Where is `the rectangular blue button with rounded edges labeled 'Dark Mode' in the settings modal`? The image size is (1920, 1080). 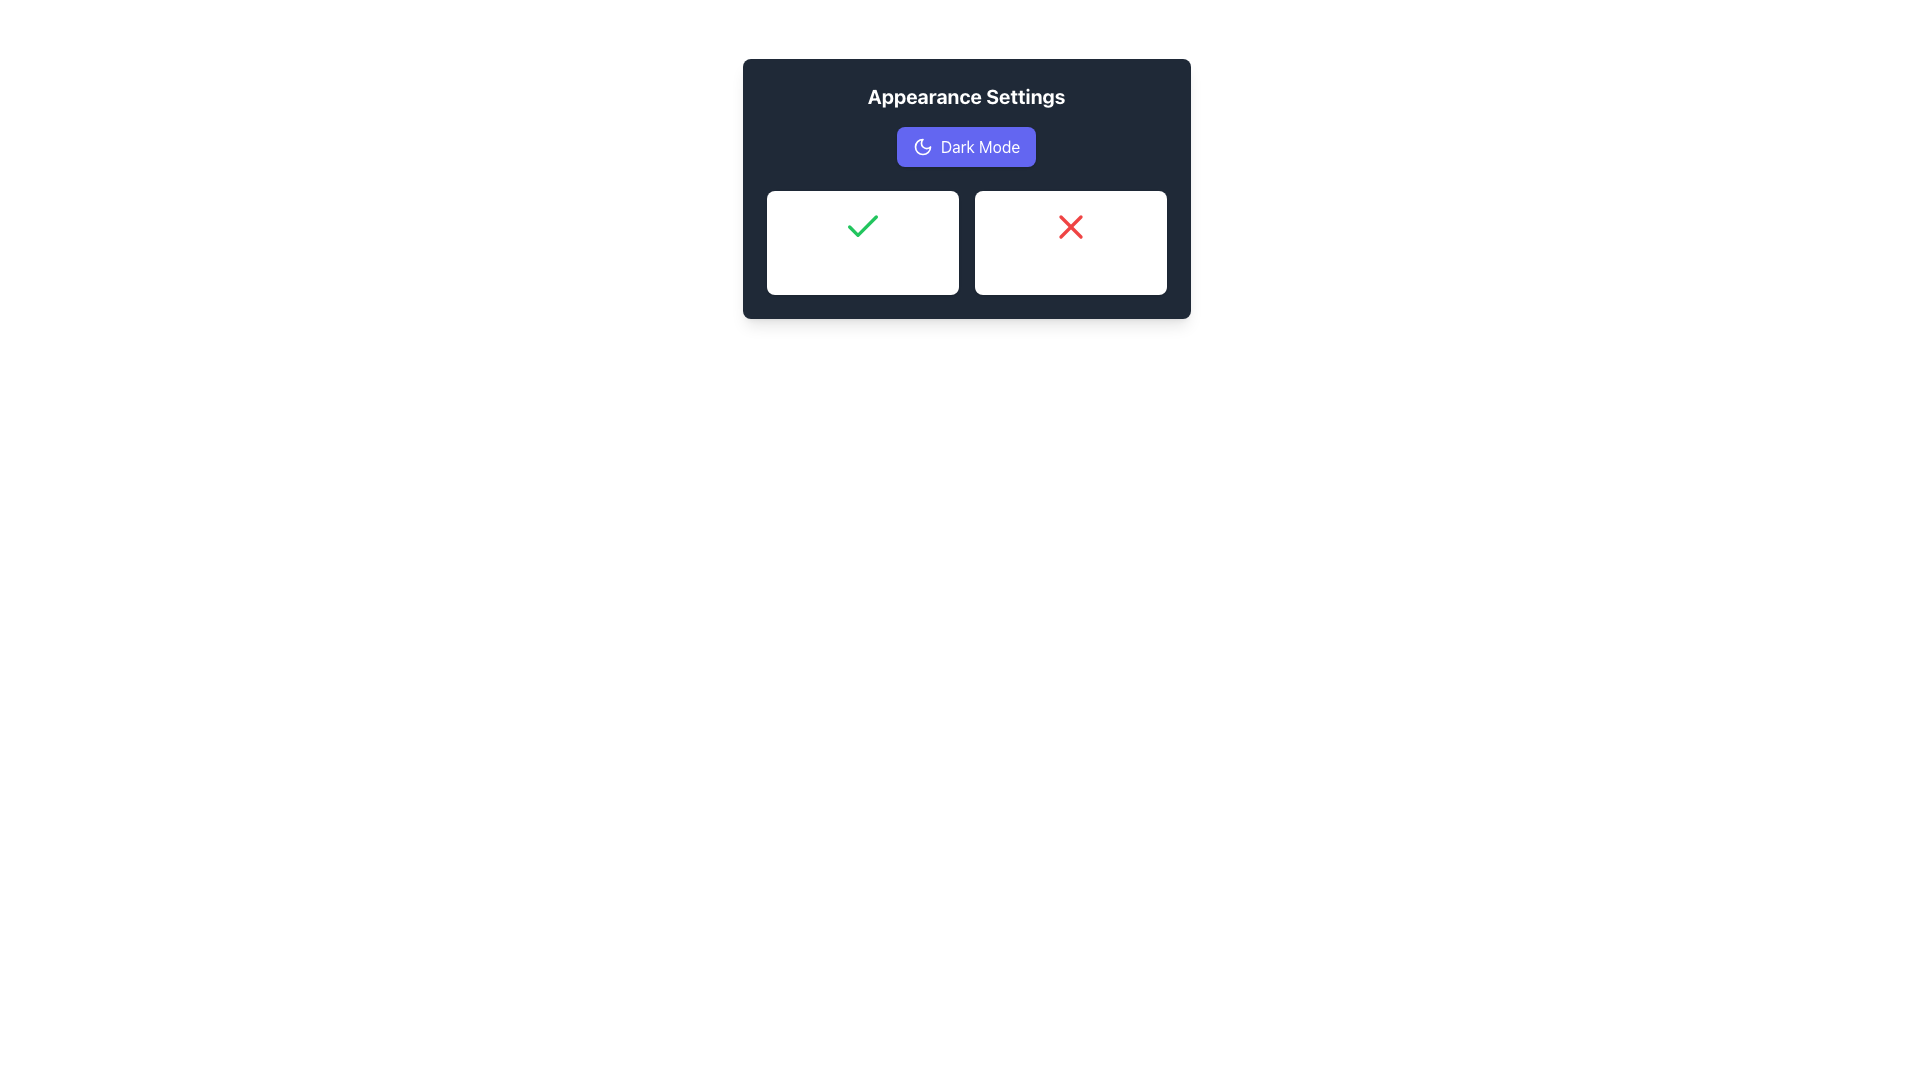
the rectangular blue button with rounded edges labeled 'Dark Mode' in the settings modal is located at coordinates (966, 145).